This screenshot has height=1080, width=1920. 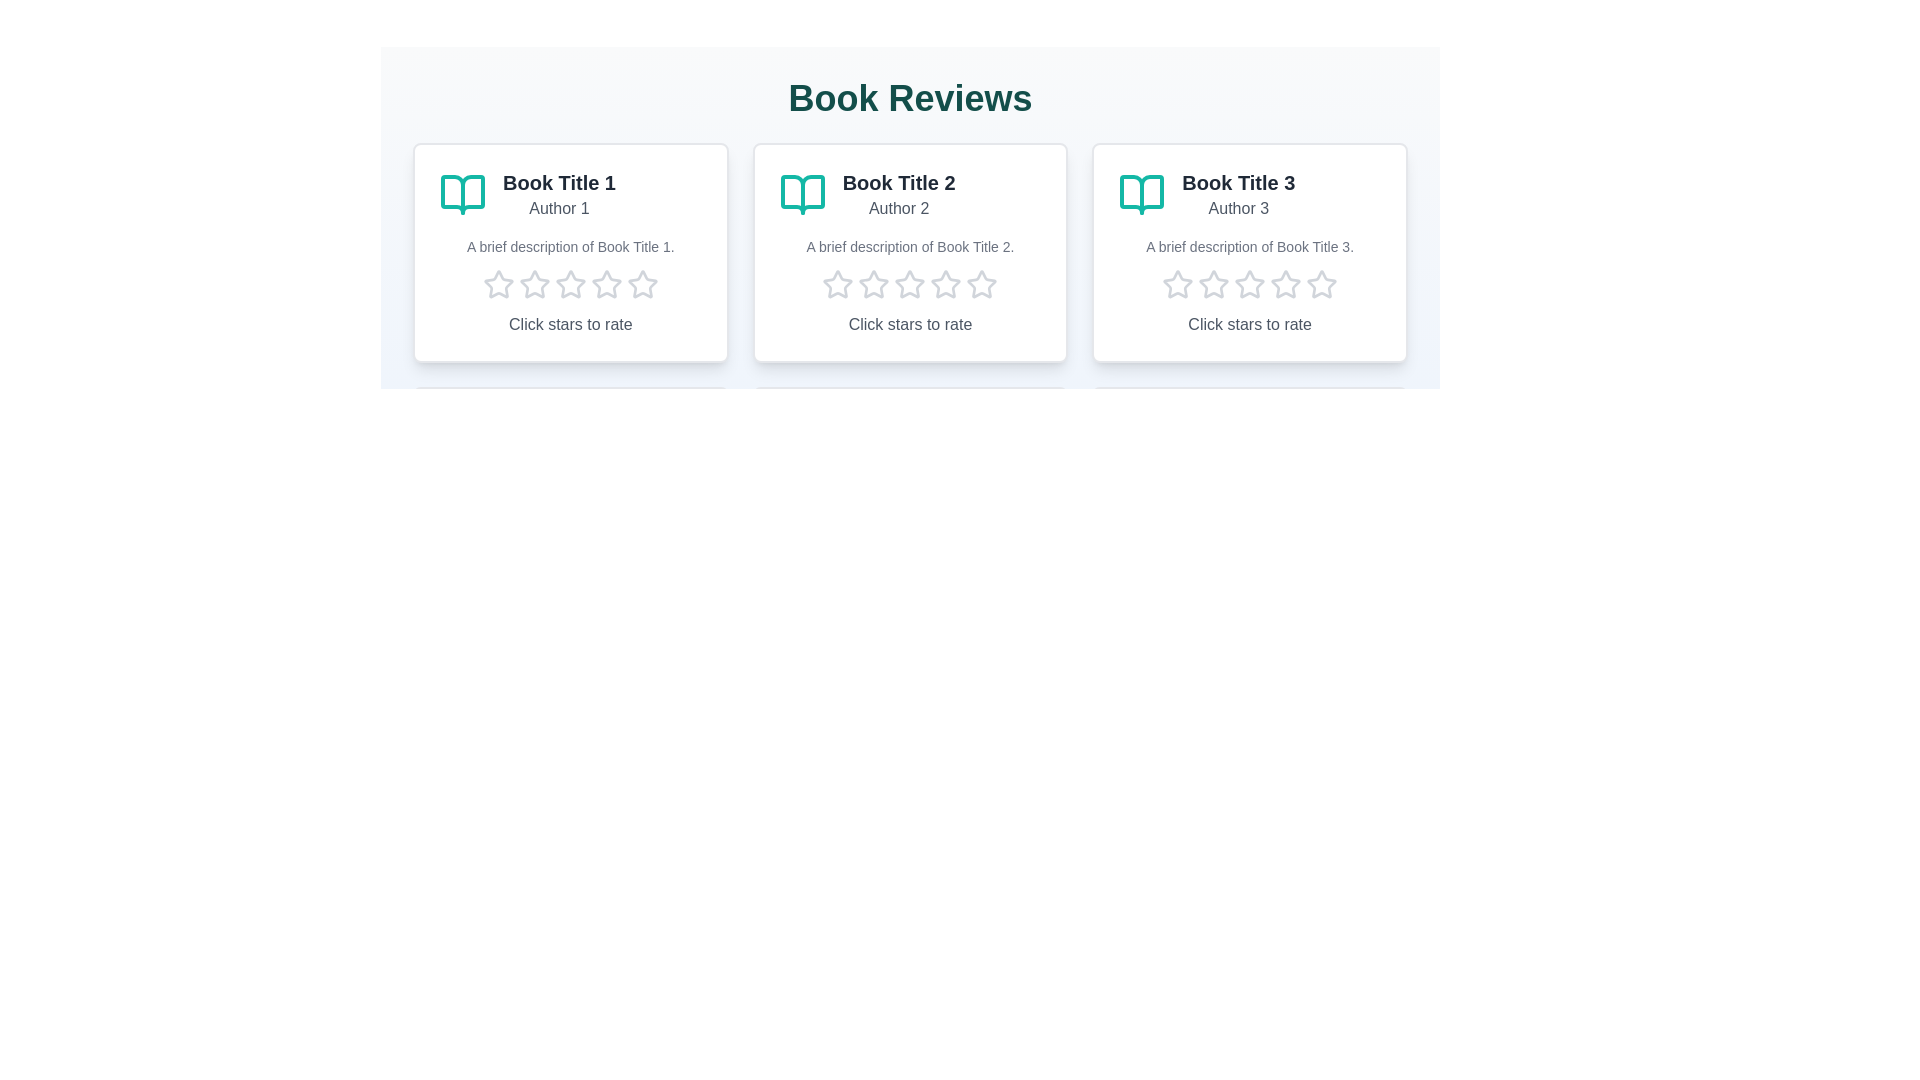 What do you see at coordinates (569, 252) in the screenshot?
I see `the book card to observe its hover effect` at bounding box center [569, 252].